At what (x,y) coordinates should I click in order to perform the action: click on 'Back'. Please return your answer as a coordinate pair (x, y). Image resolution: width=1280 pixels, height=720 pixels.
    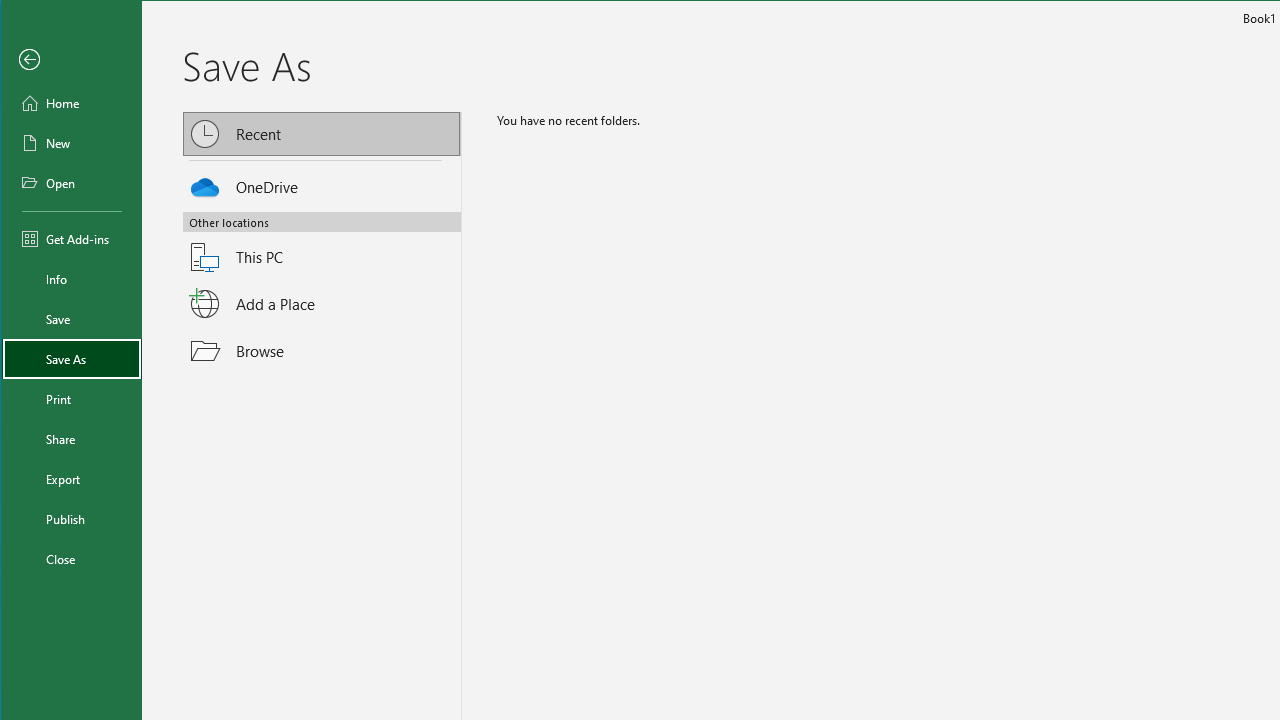
    Looking at the image, I should click on (72, 59).